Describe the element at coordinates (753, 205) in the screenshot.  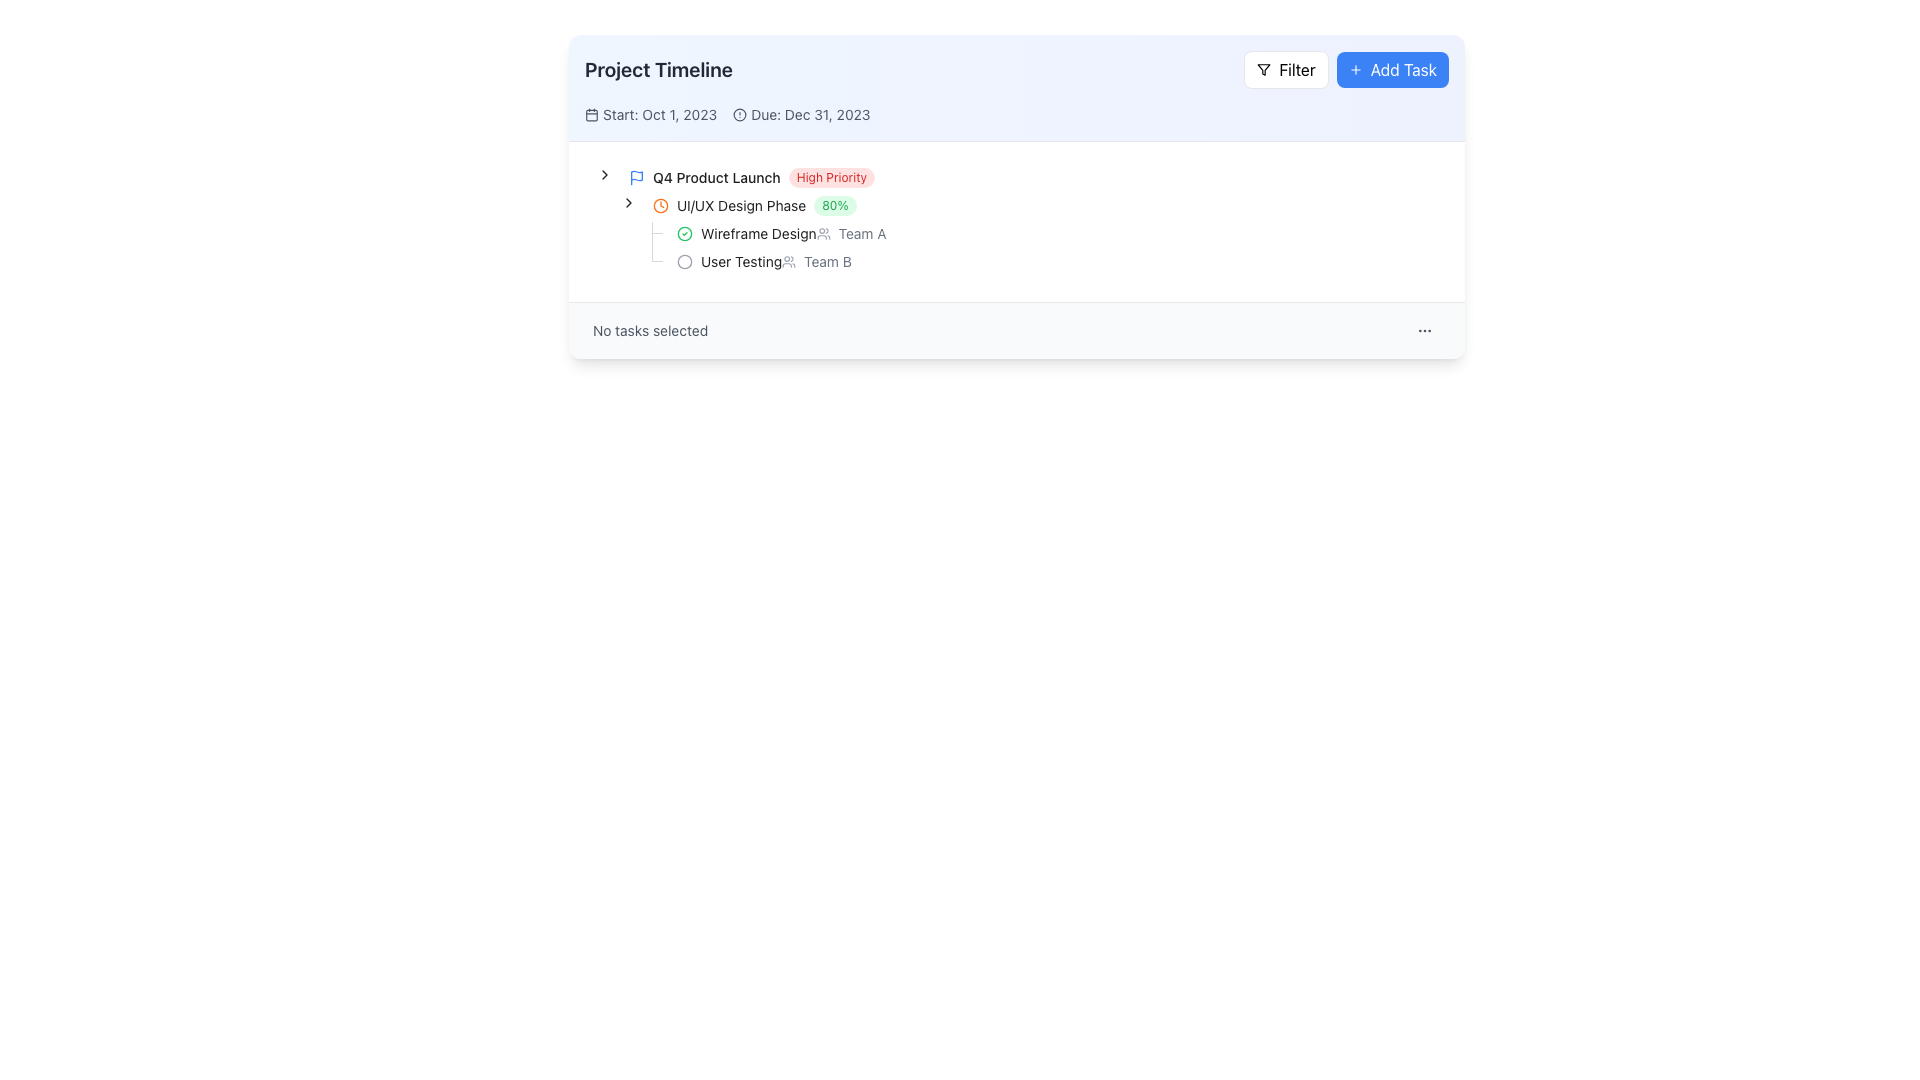
I see `the text 'UI/UX Design Phase'` at that location.